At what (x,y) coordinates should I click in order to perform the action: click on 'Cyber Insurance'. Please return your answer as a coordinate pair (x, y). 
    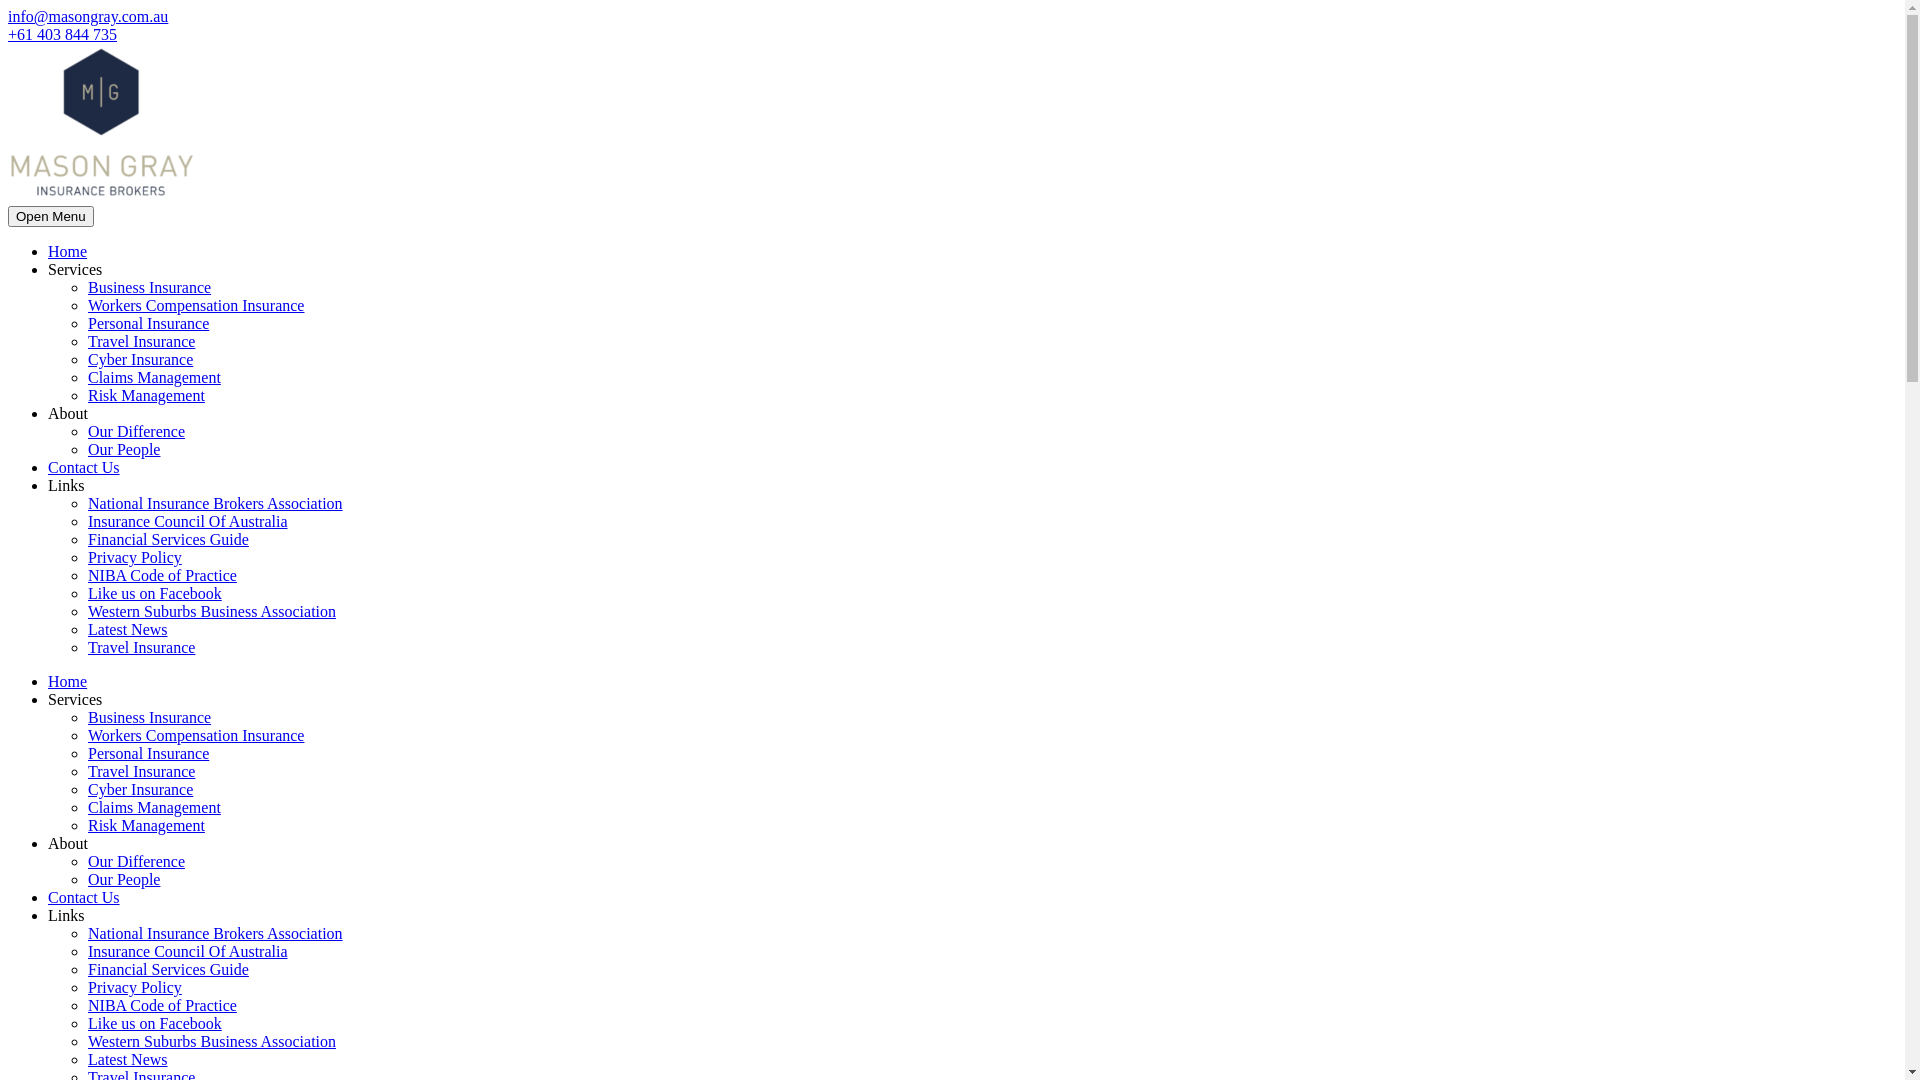
    Looking at the image, I should click on (139, 788).